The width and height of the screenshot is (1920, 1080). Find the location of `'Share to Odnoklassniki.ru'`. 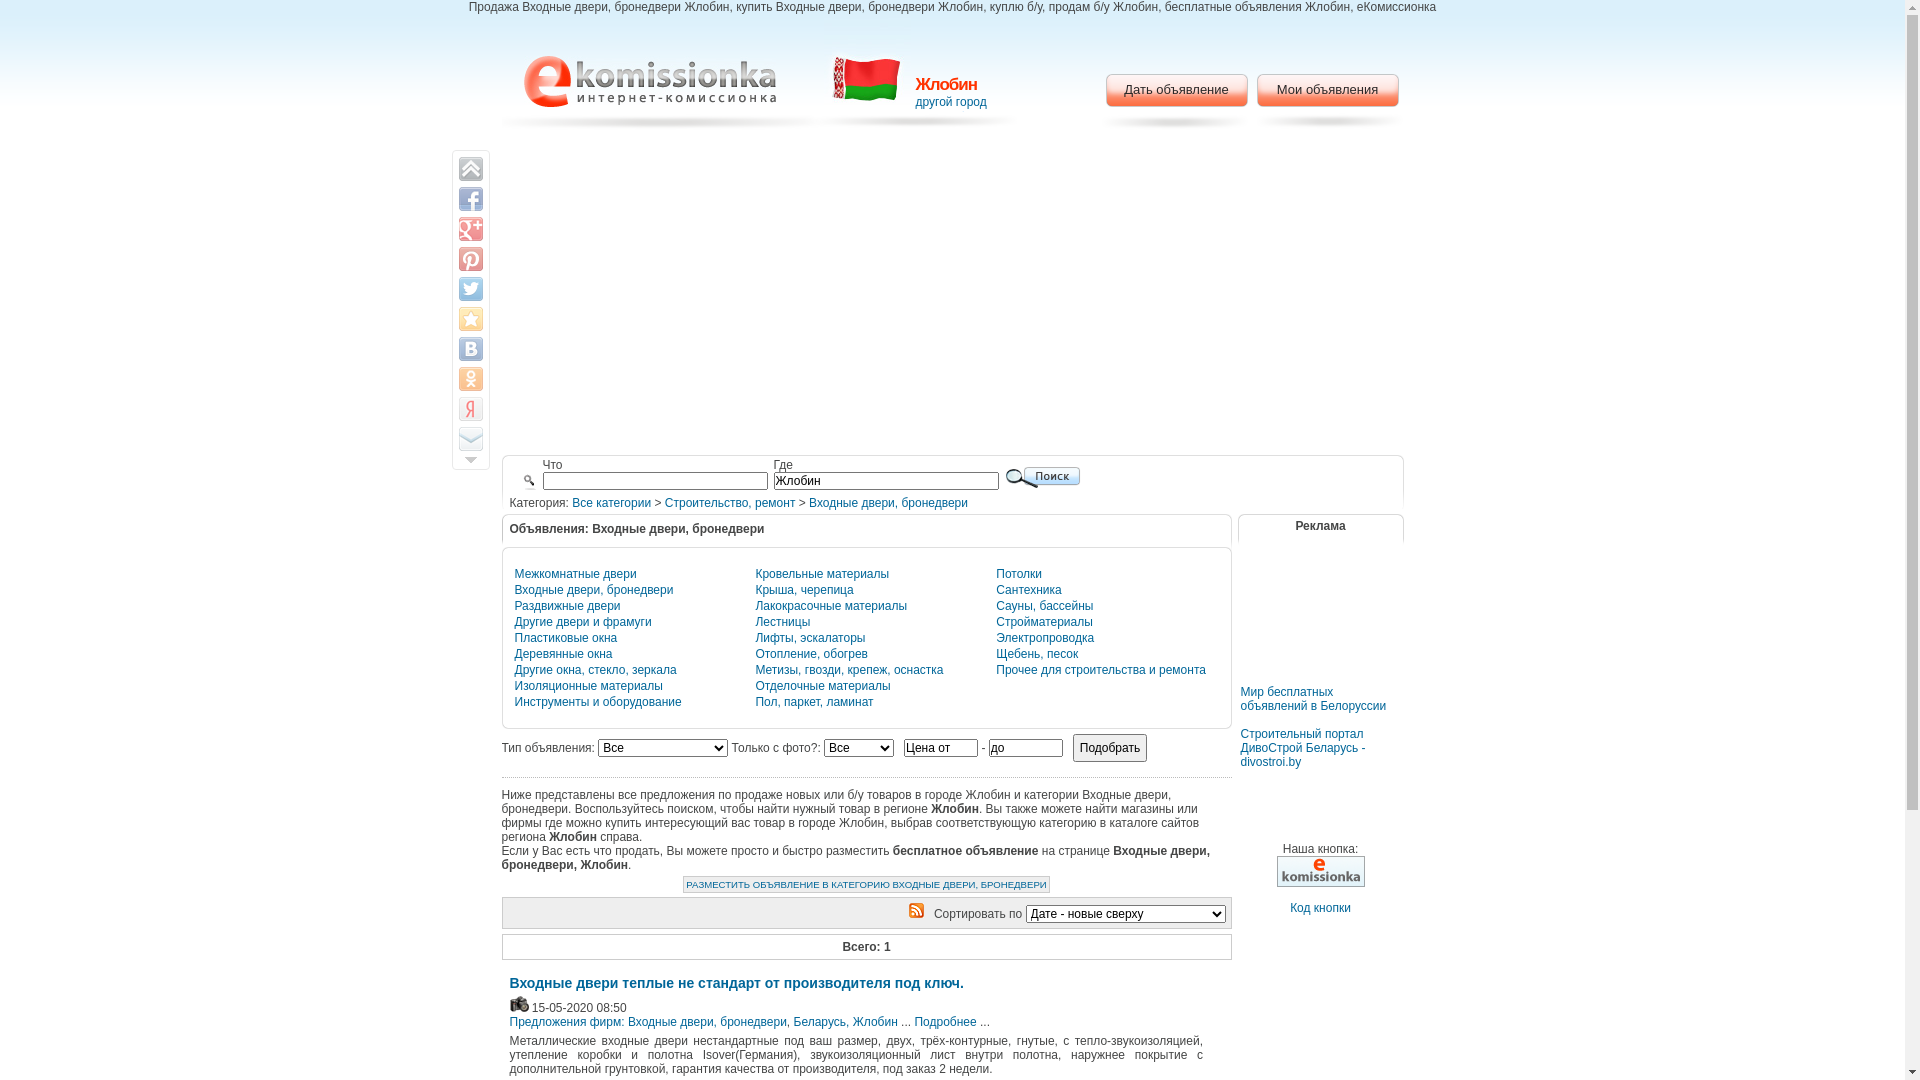

'Share to Odnoklassniki.ru' is located at coordinates (469, 378).